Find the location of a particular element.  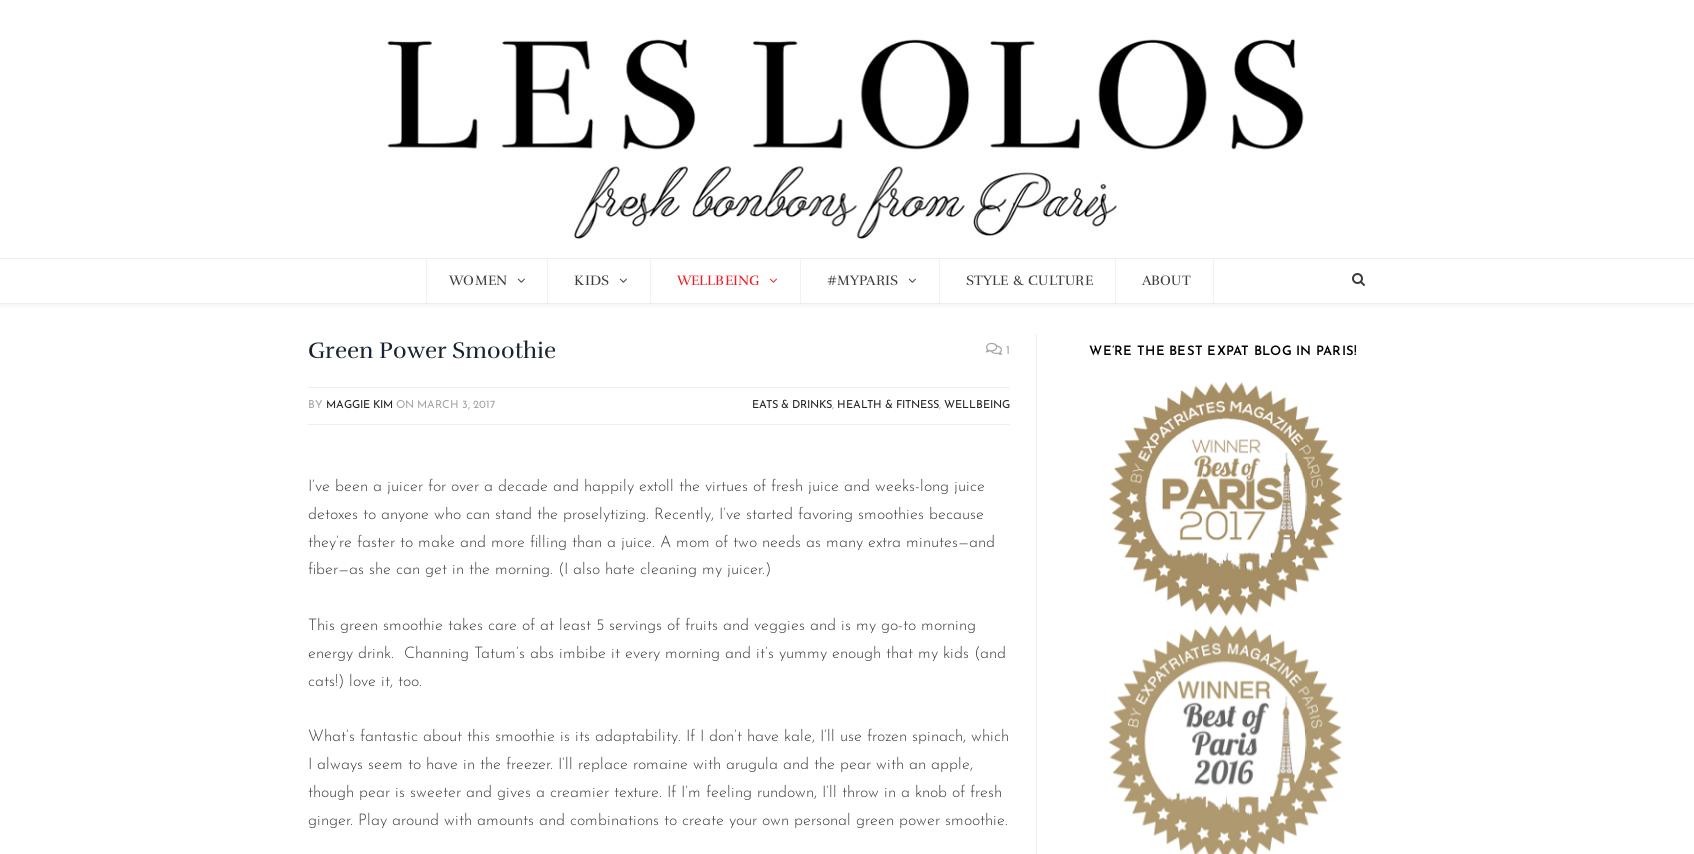

'Fun & Games' is located at coordinates (576, 363).